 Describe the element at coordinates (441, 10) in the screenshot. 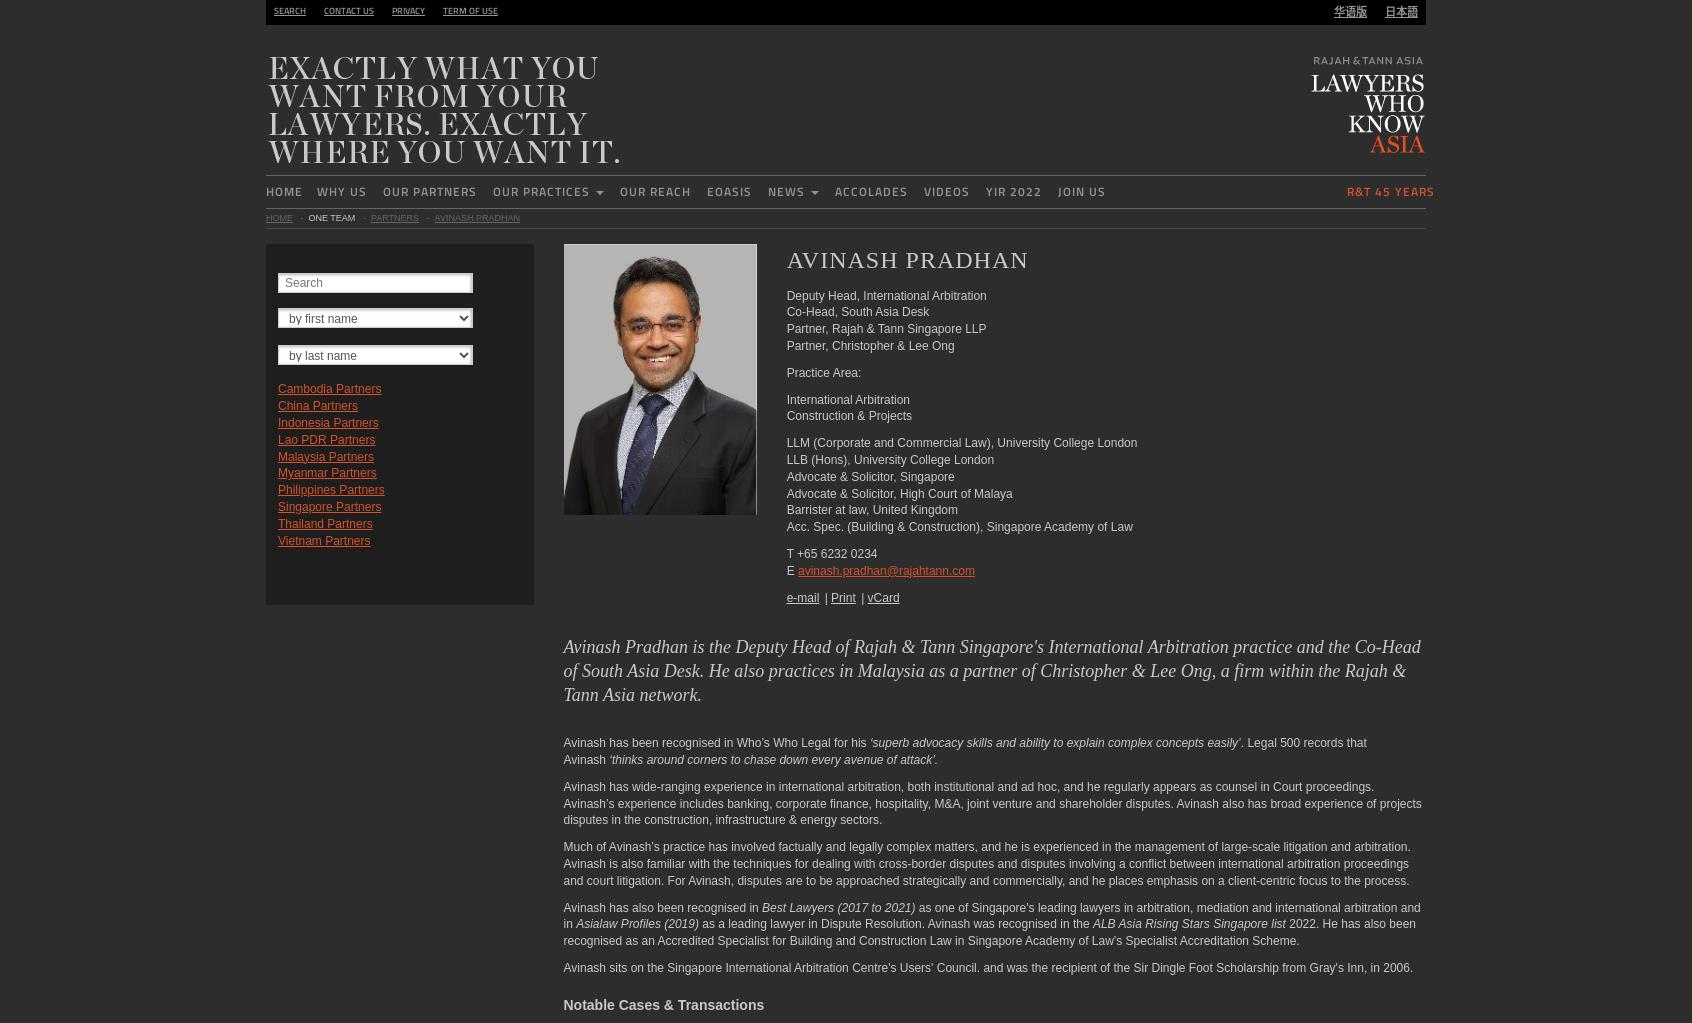

I see `'Term of use'` at that location.